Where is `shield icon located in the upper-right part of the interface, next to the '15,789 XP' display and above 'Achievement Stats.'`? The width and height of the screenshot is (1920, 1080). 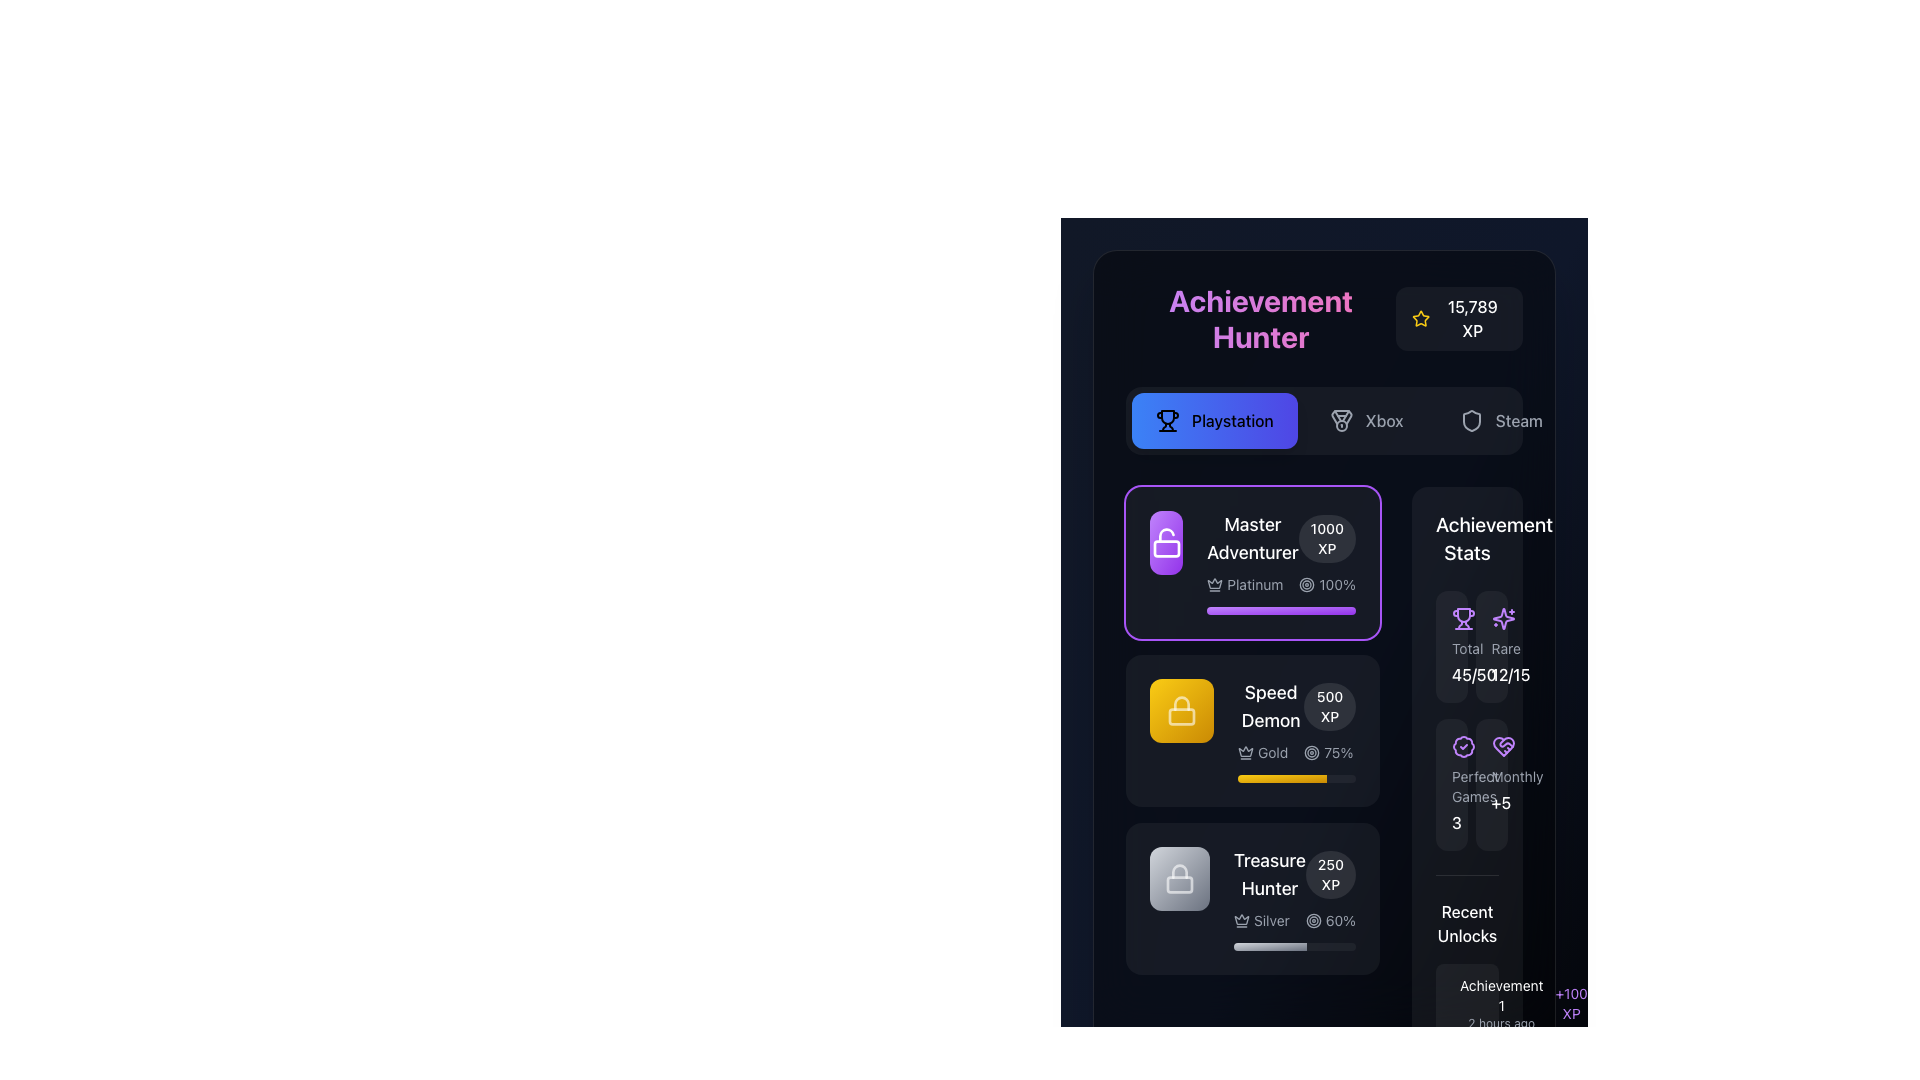
shield icon located in the upper-right part of the interface, next to the '15,789 XP' display and above 'Achievement Stats.' is located at coordinates (1471, 419).